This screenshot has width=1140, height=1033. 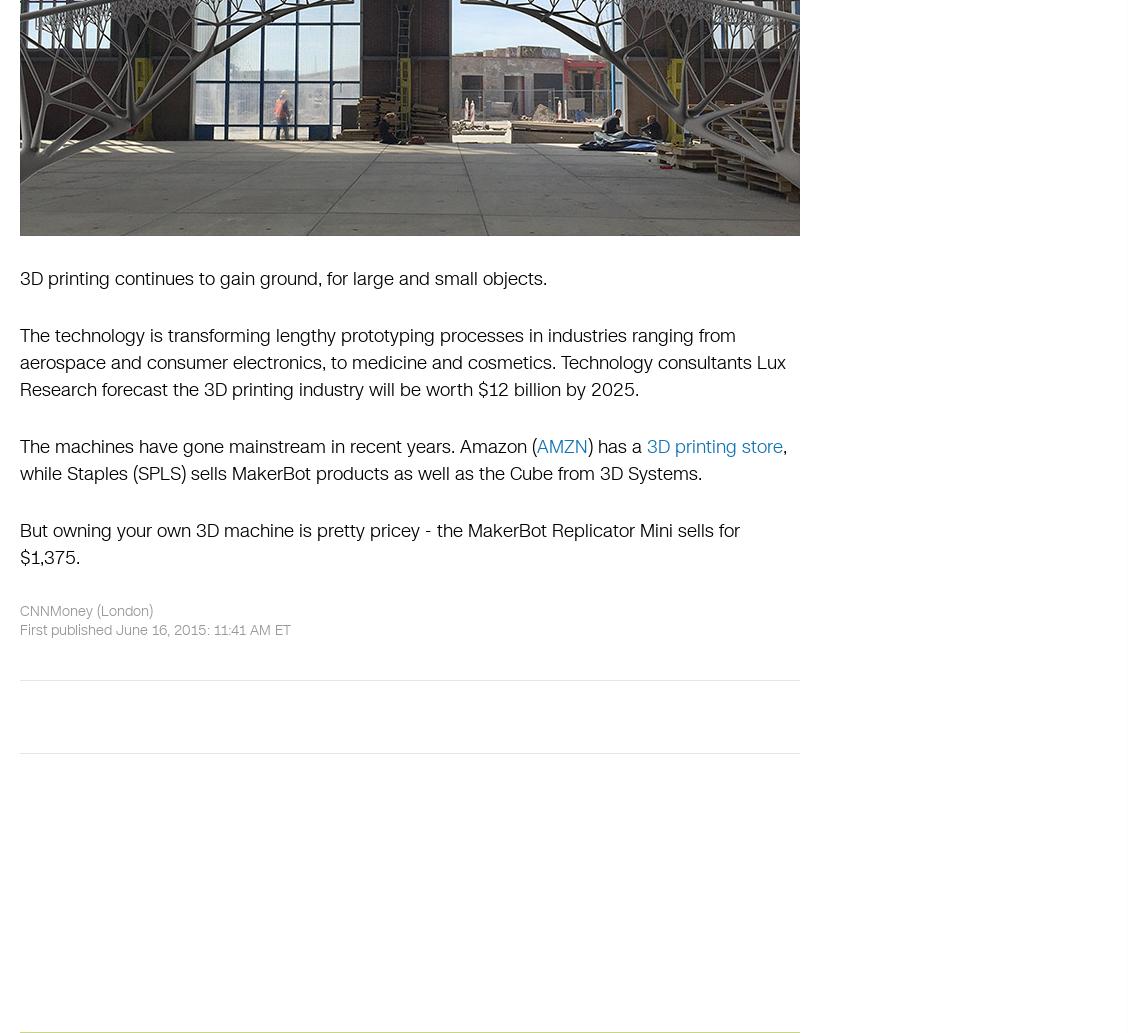 I want to click on 'The technology is transforming lengthy prototyping processes in industries ranging from aerospace and consumer electronics, to medicine and cosmetics. Technology consultants Lux Research forecast the 3D printing industry will be worth $12 billion by 2025.', so click(x=401, y=362).